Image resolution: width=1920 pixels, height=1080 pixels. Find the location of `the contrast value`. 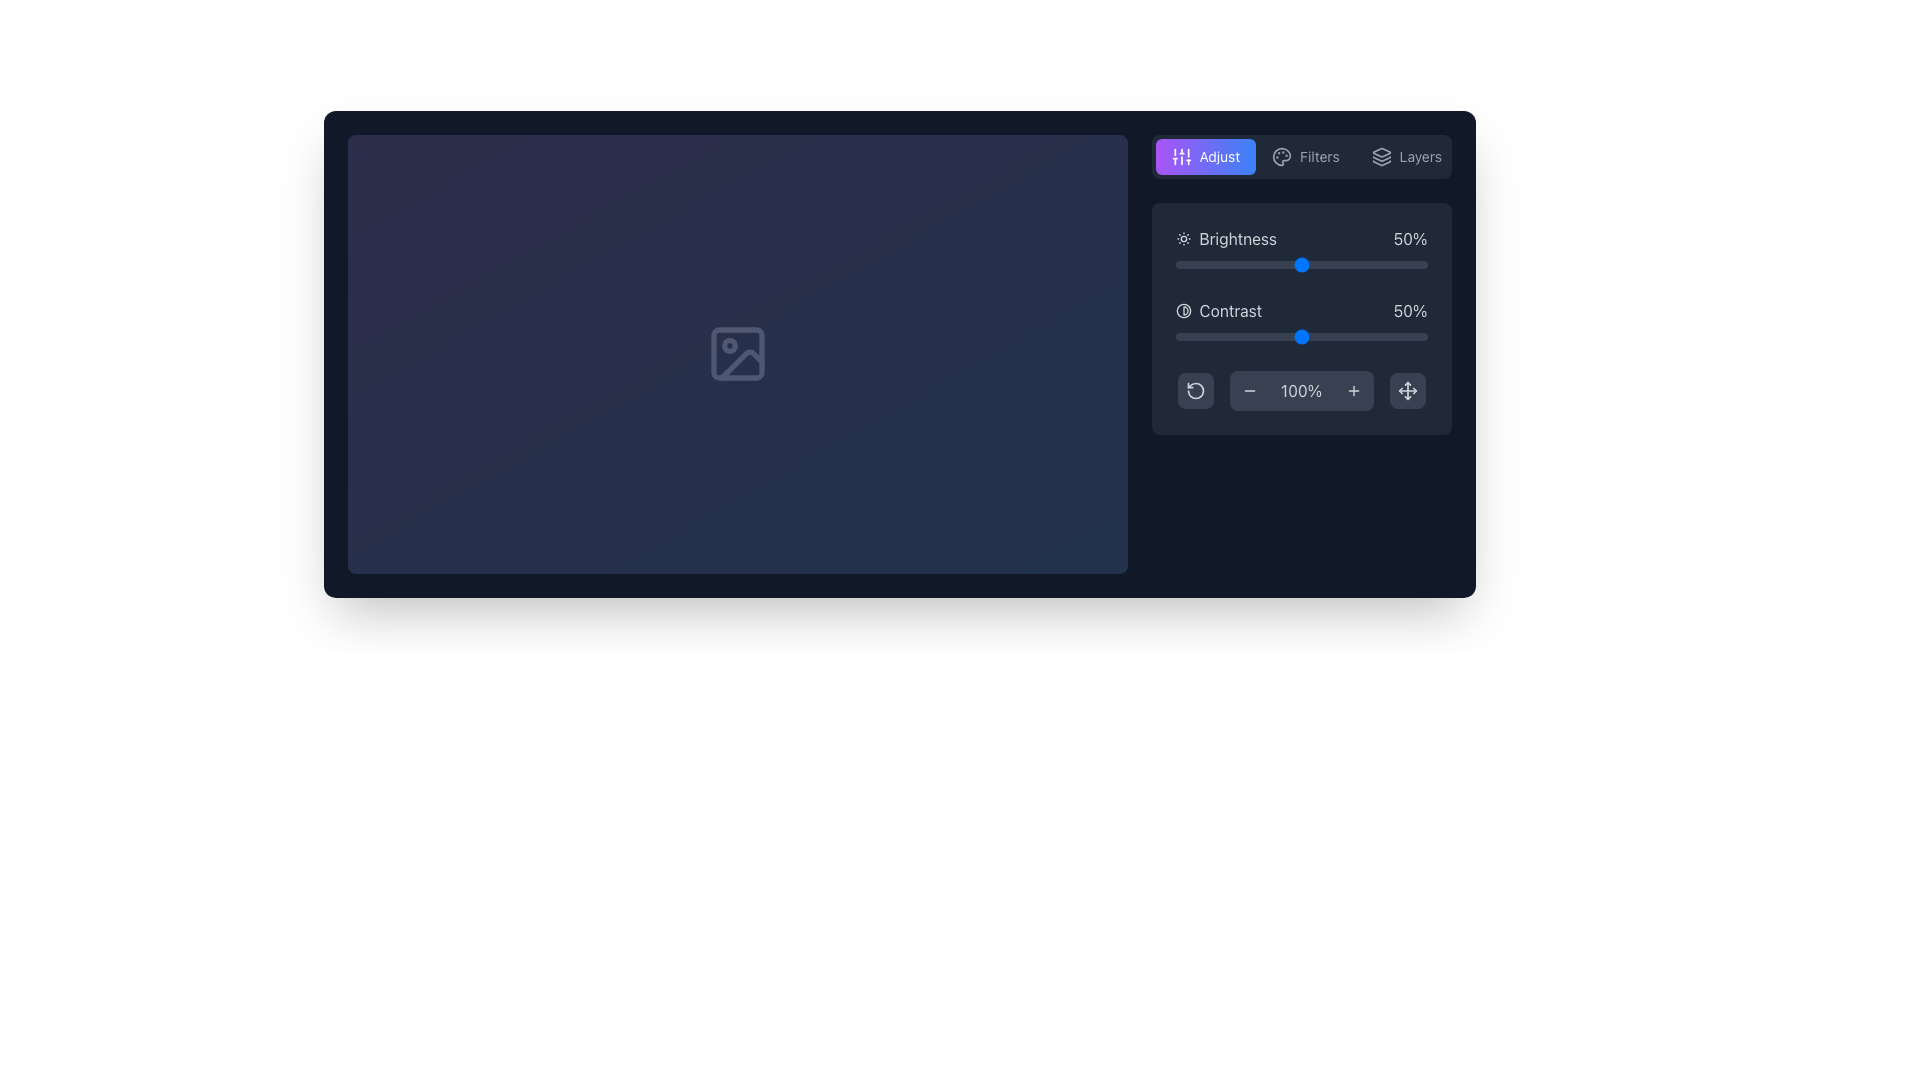

the contrast value is located at coordinates (1257, 335).